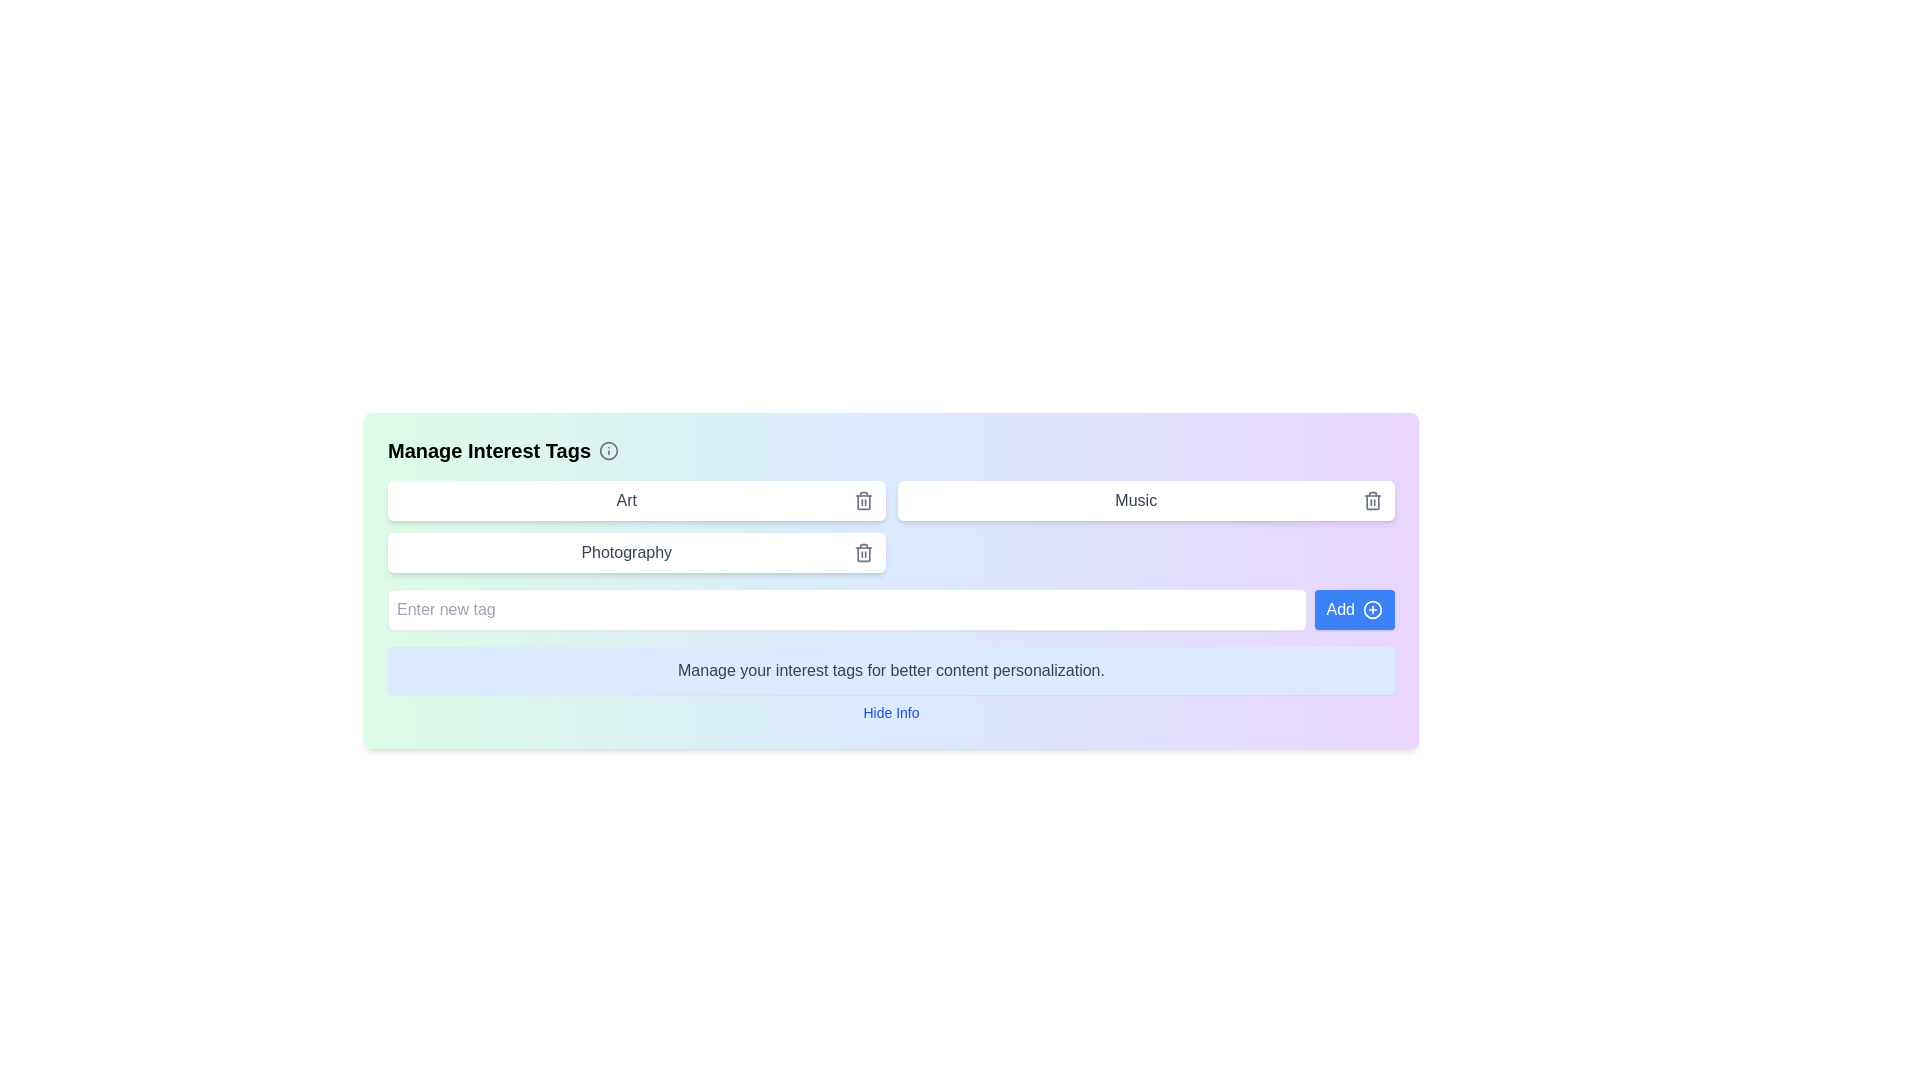 This screenshot has width=1920, height=1080. Describe the element at coordinates (1146, 500) in the screenshot. I see `the 'Music' text element, which is part of a composite component consisting of a label and a trash icon` at that location.